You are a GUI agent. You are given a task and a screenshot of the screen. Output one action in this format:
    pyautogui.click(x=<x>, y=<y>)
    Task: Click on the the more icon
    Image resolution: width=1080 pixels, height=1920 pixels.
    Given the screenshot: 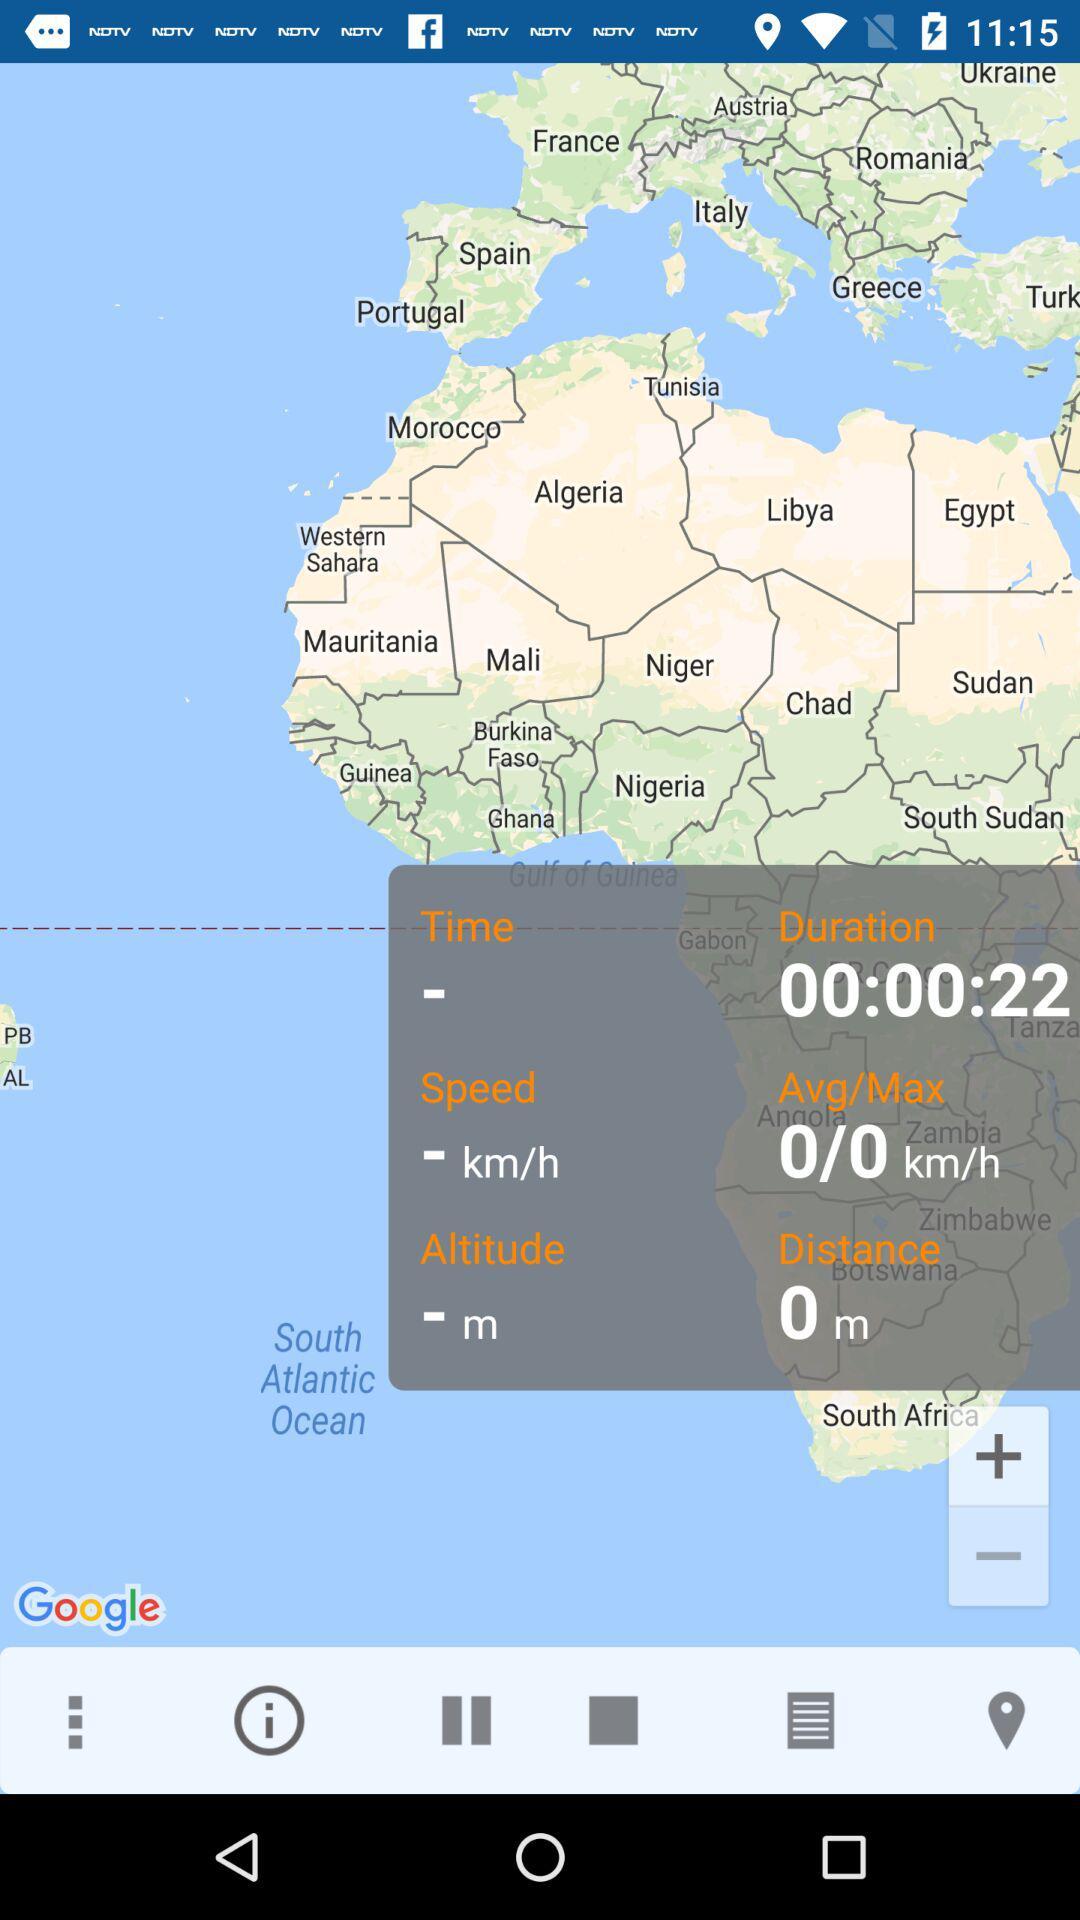 What is the action you would take?
    pyautogui.click(x=72, y=1719)
    